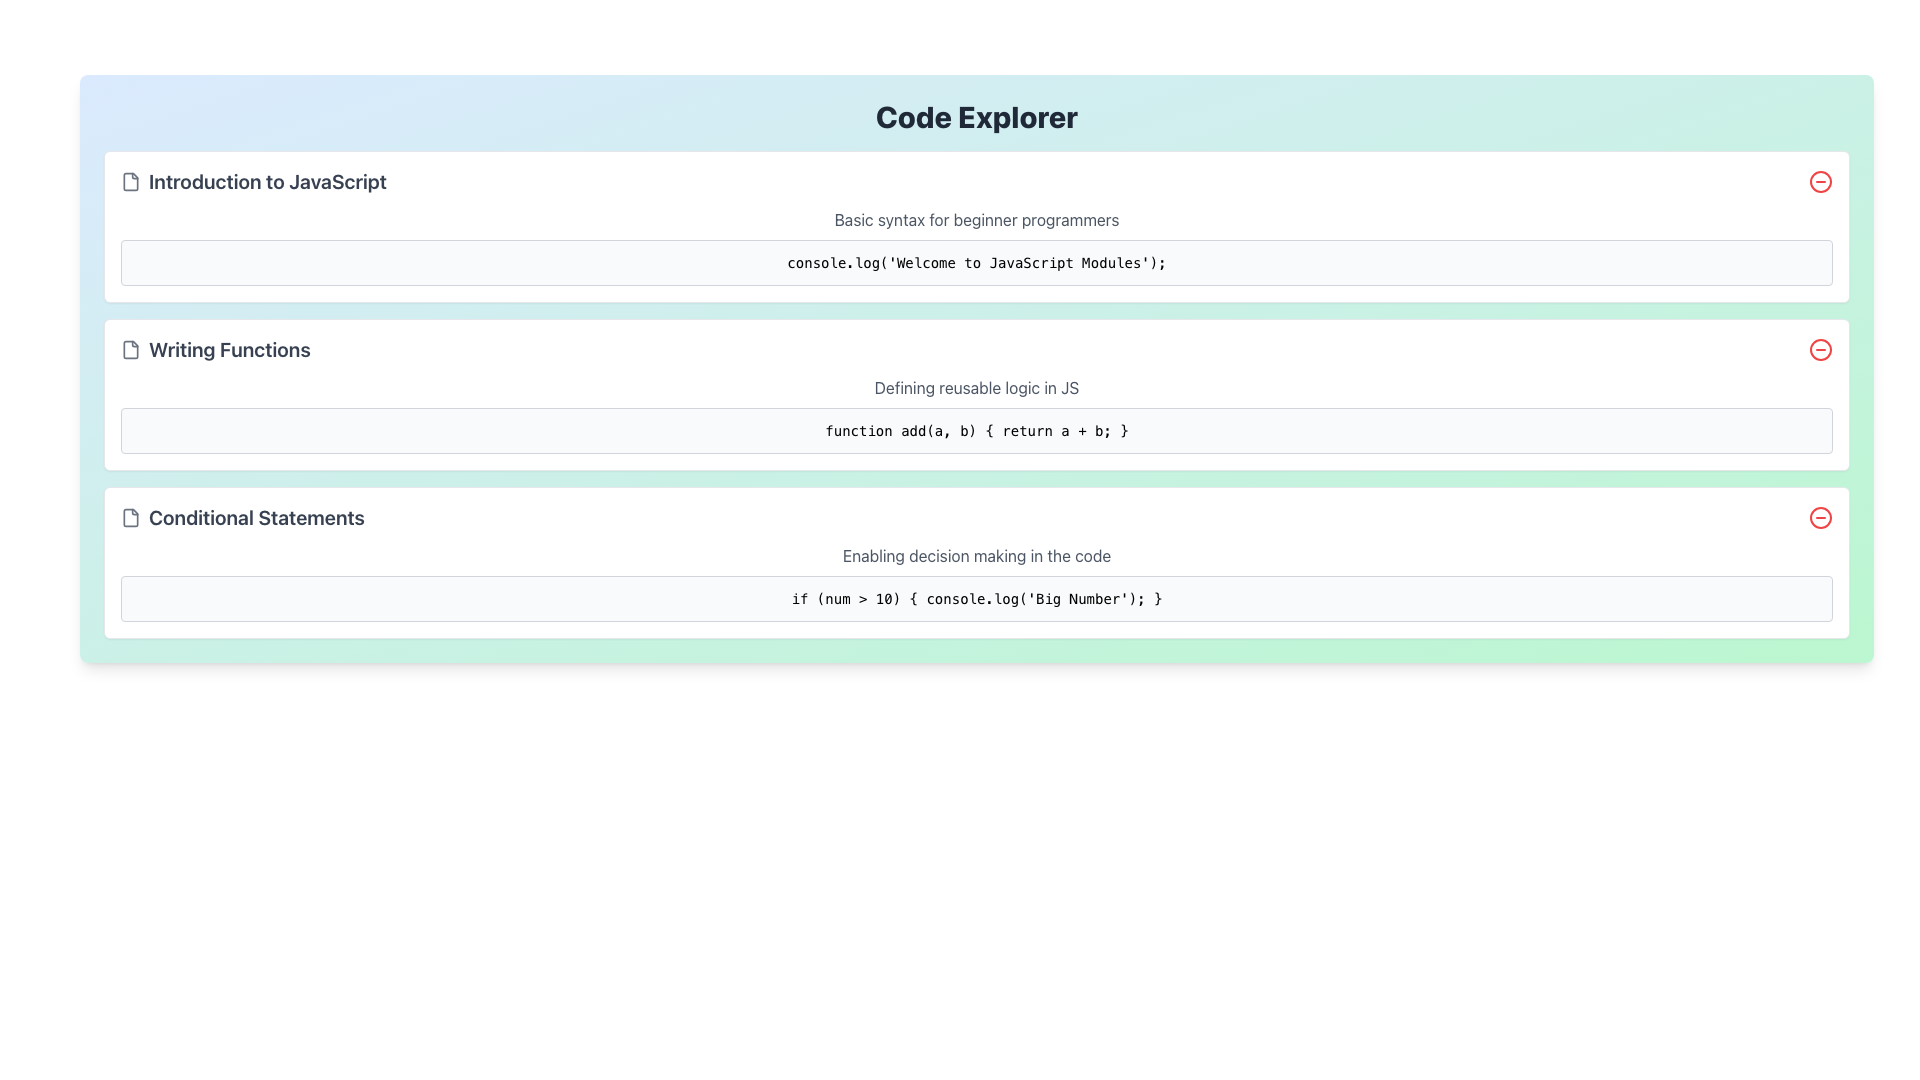  What do you see at coordinates (977, 388) in the screenshot?
I see `the static text label reading 'Defining reusable logic in JS', which is styled in gray and located within the section titled 'Writing Functions'` at bounding box center [977, 388].